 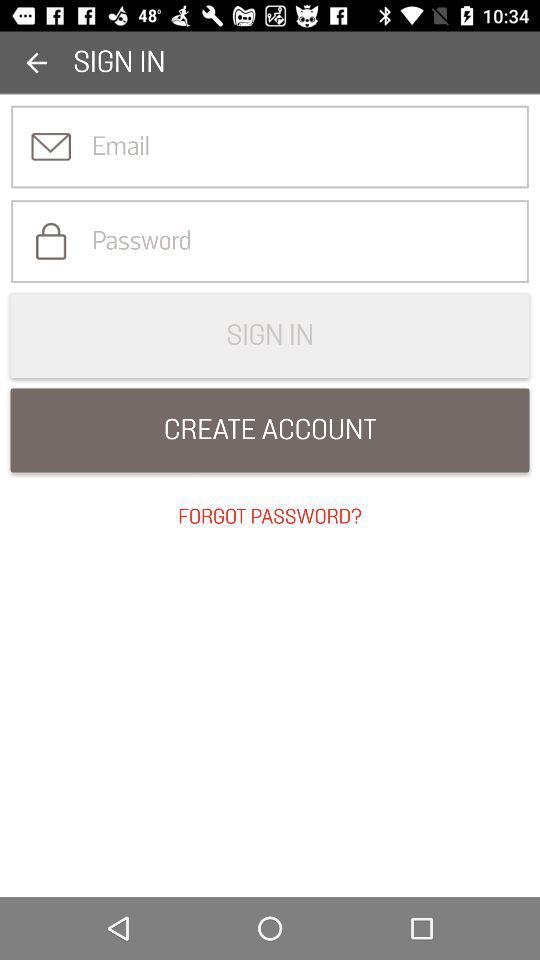 What do you see at coordinates (36, 62) in the screenshot?
I see `icon next to sign in item` at bounding box center [36, 62].